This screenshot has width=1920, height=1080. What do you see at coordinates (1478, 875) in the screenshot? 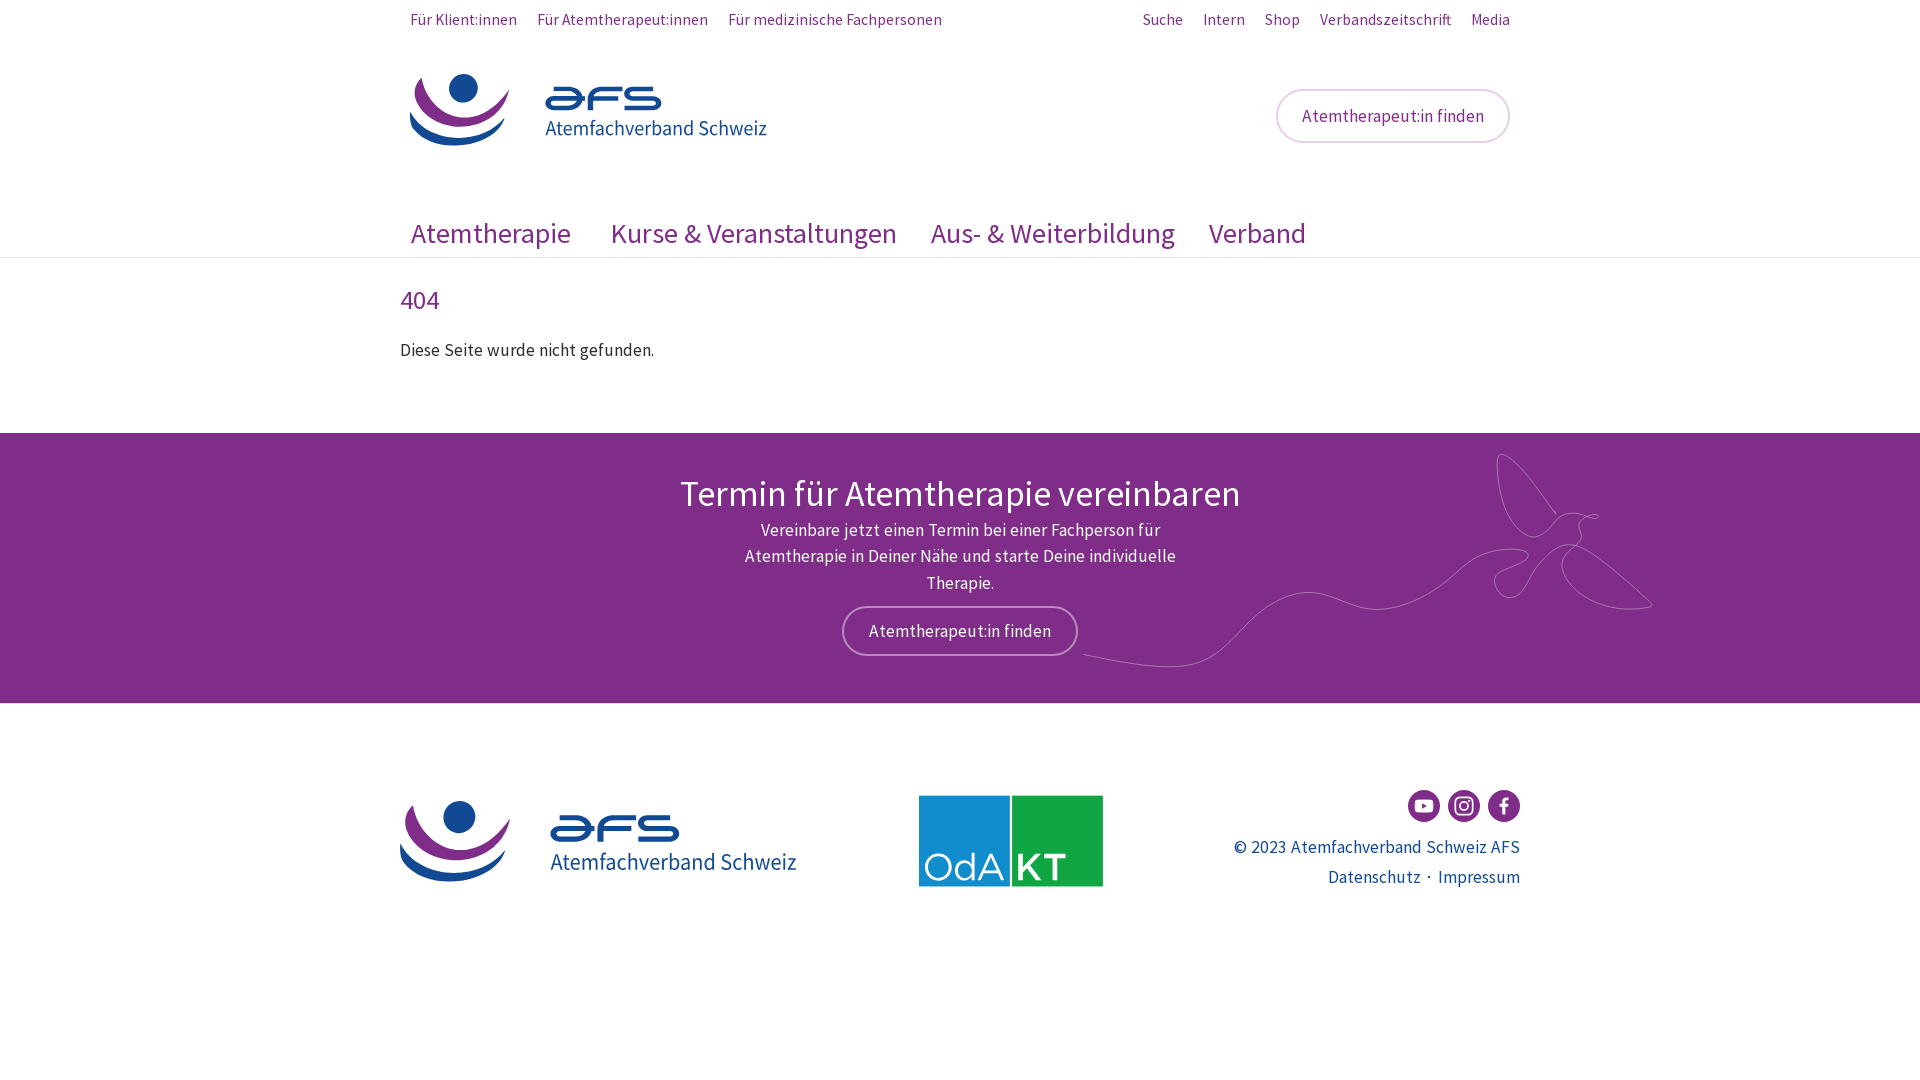
I see `'Impressum'` at bounding box center [1478, 875].